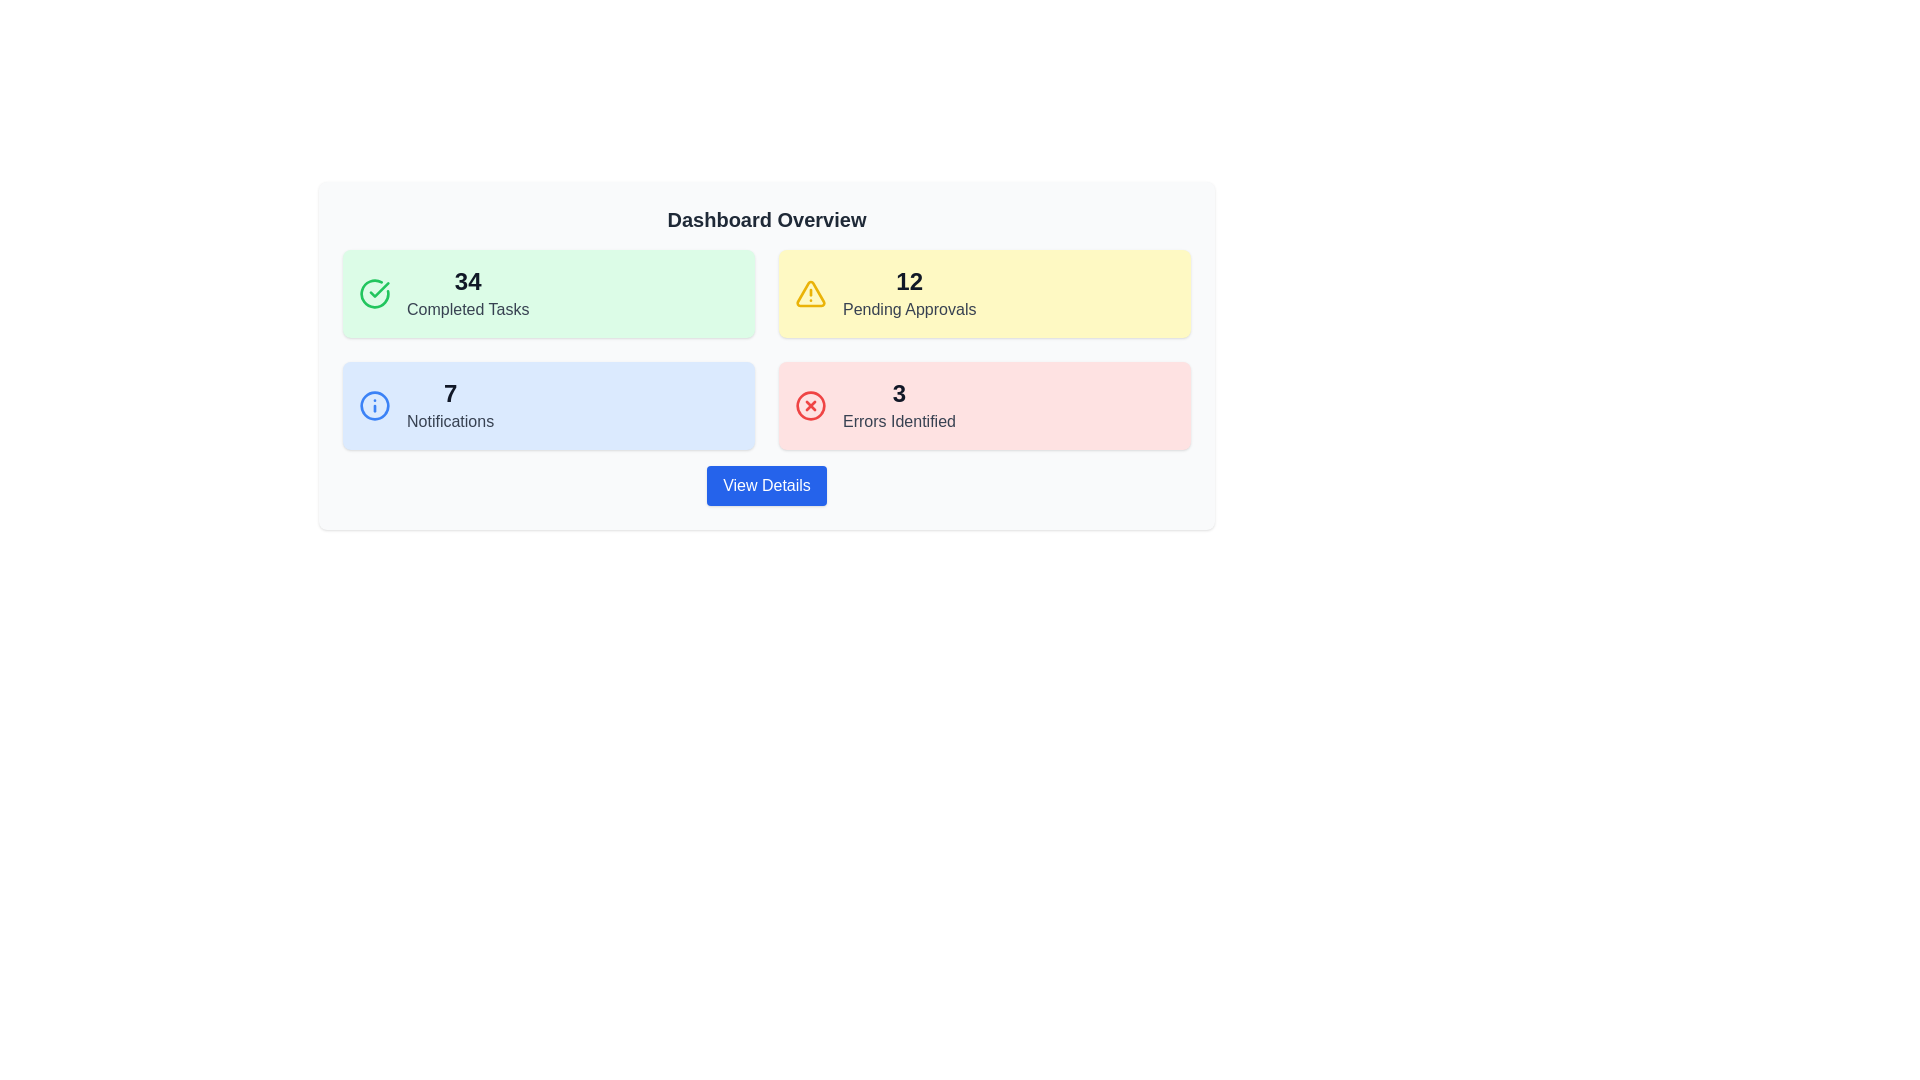  I want to click on the Information Card displaying '12 Pending Approvals' with a yellow background, located in the second position of the top row, so click(984, 293).